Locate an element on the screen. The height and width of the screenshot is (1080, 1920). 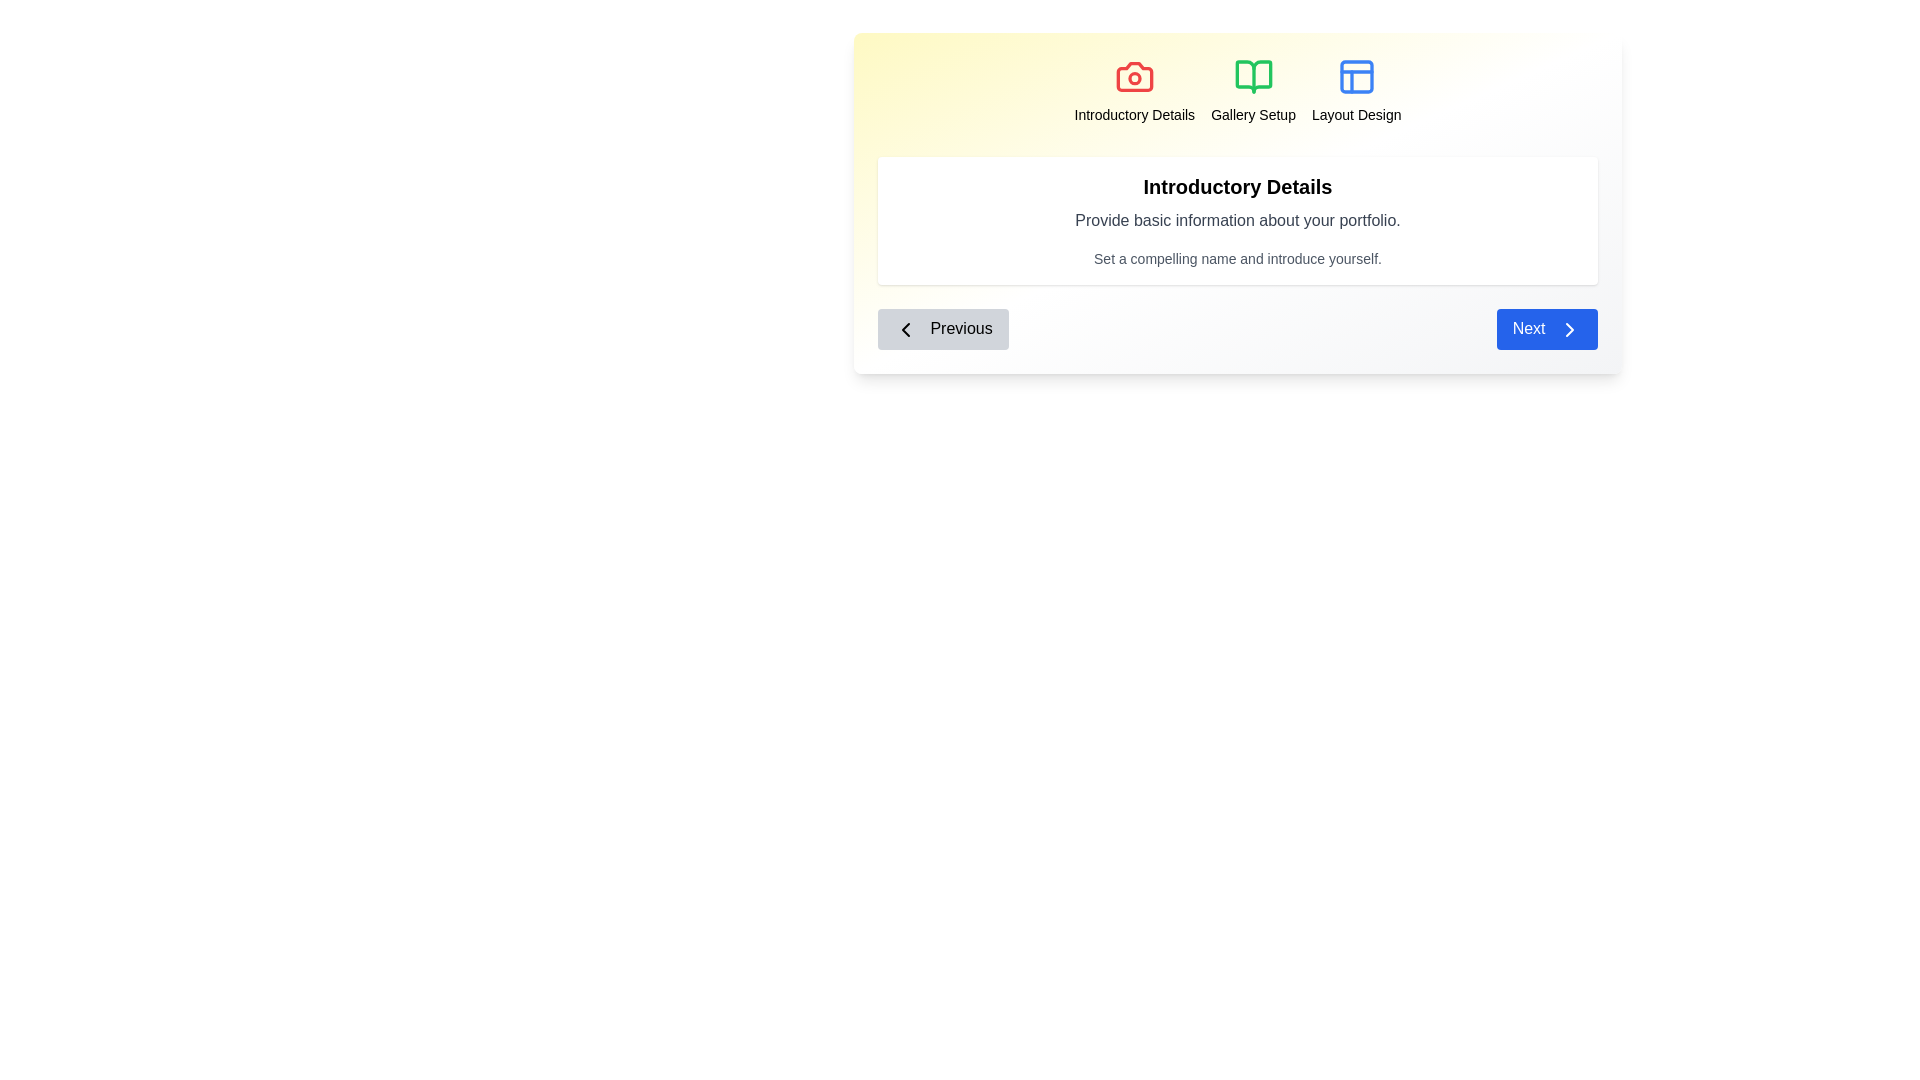
the camera icon located in the 'Introductory Details' section, which is the first icon in a horizontal row of three, situated centrally at the top of the interface is located at coordinates (1134, 76).